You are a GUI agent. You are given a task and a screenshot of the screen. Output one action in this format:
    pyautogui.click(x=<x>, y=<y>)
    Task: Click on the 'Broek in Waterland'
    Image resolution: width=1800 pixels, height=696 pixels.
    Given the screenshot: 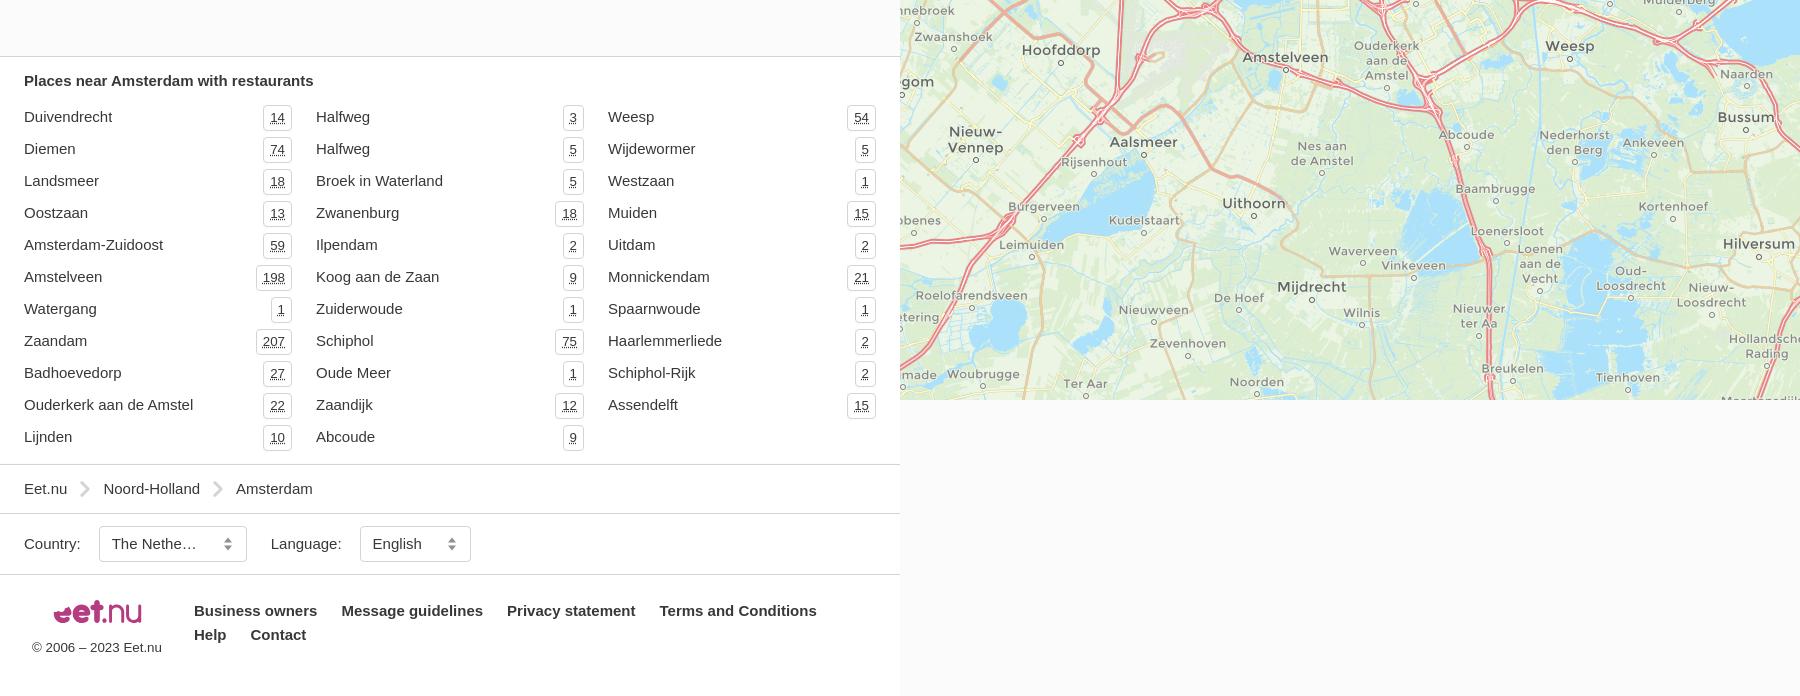 What is the action you would take?
    pyautogui.click(x=315, y=179)
    